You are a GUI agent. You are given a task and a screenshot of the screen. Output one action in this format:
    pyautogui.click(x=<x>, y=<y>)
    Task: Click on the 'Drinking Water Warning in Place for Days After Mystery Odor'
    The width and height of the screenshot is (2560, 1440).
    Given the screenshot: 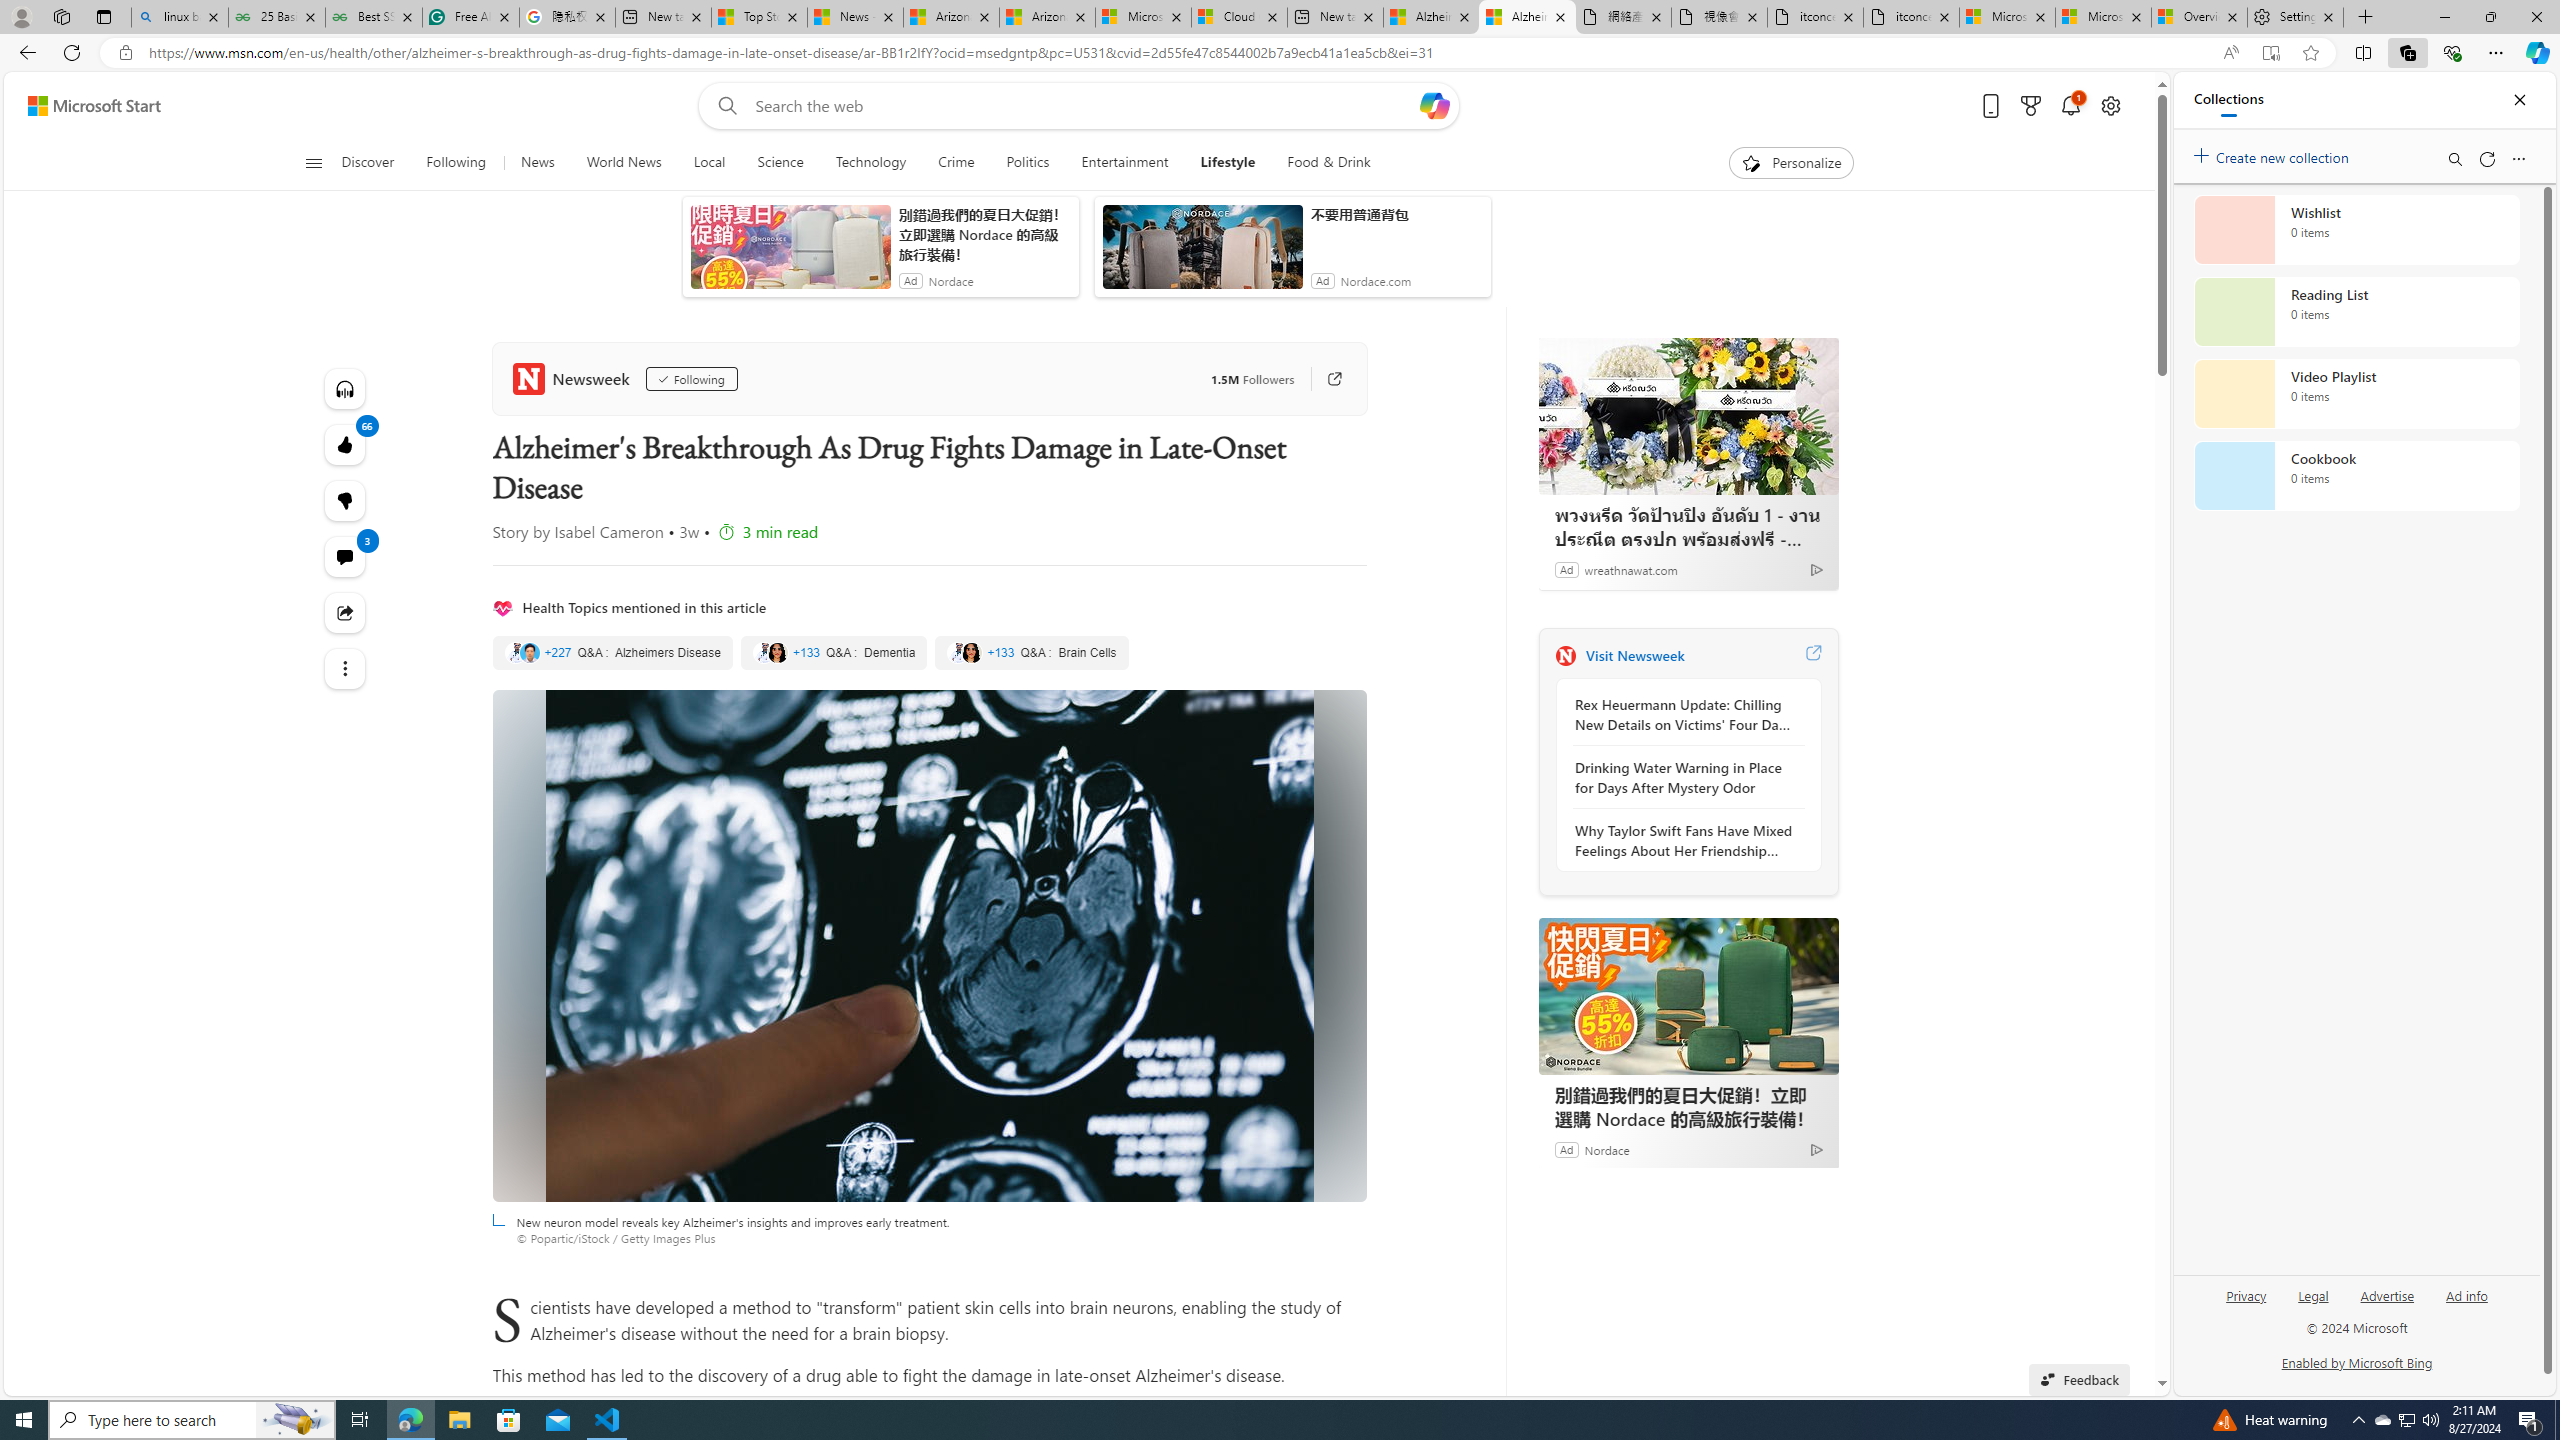 What is the action you would take?
    pyautogui.click(x=1683, y=777)
    